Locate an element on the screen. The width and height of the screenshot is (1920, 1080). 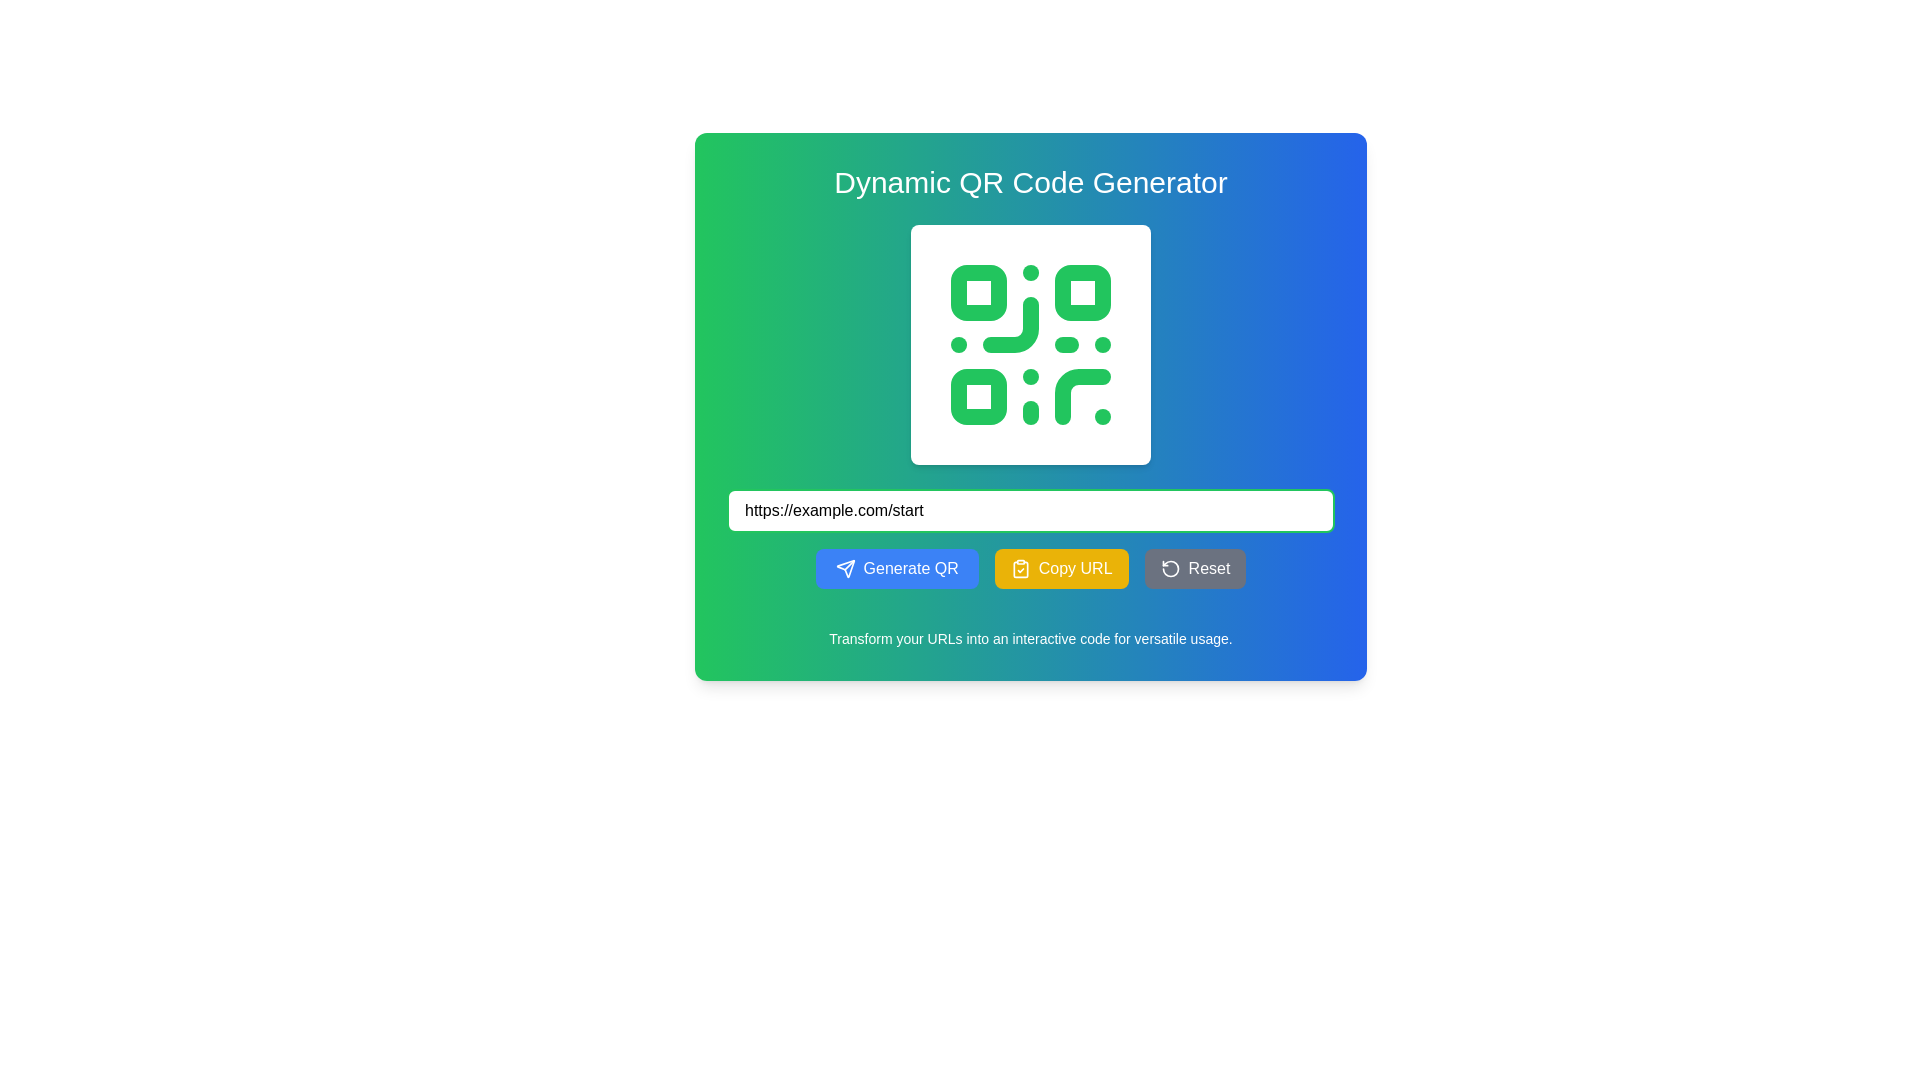
the top-left corner square of the QR code, which aids in its alignment and structure is located at coordinates (979, 293).